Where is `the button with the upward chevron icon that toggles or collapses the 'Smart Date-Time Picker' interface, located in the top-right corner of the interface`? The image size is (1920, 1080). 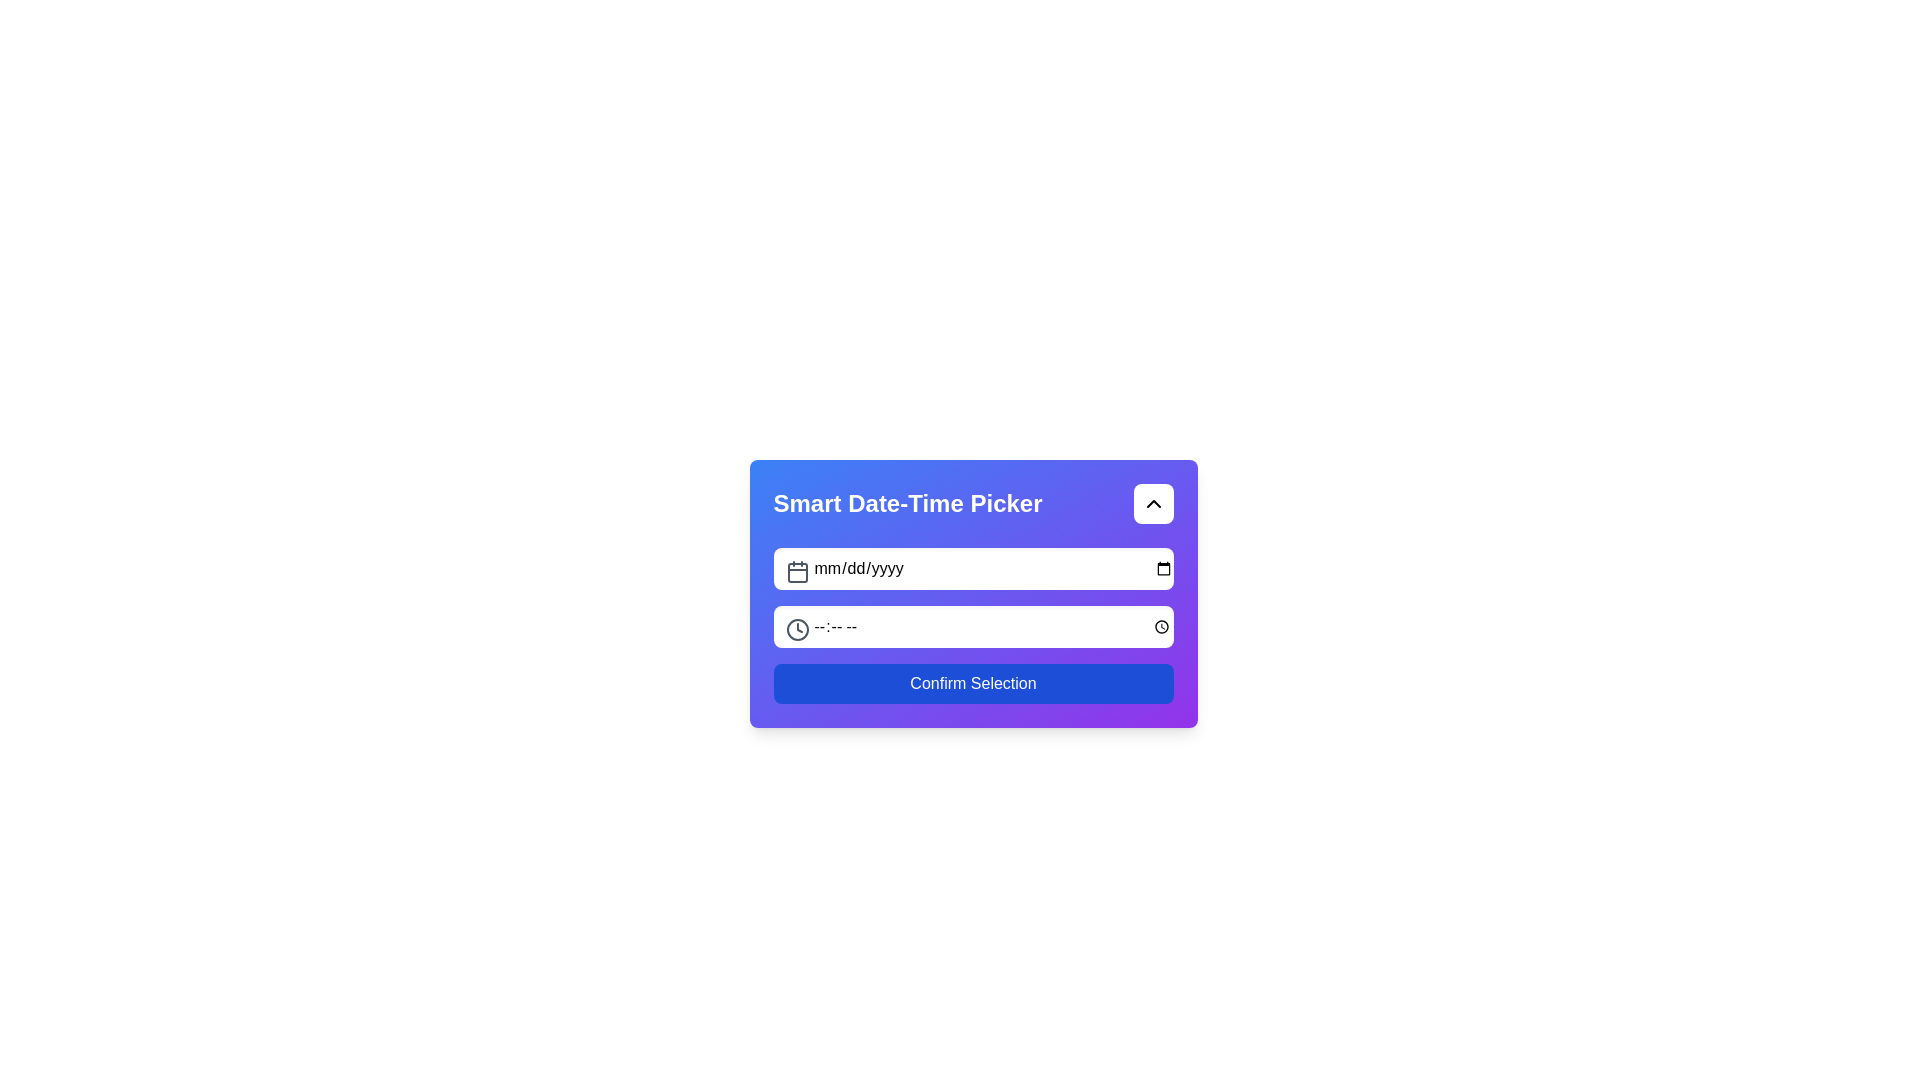
the button with the upward chevron icon that toggles or collapses the 'Smart Date-Time Picker' interface, located in the top-right corner of the interface is located at coordinates (1153, 503).